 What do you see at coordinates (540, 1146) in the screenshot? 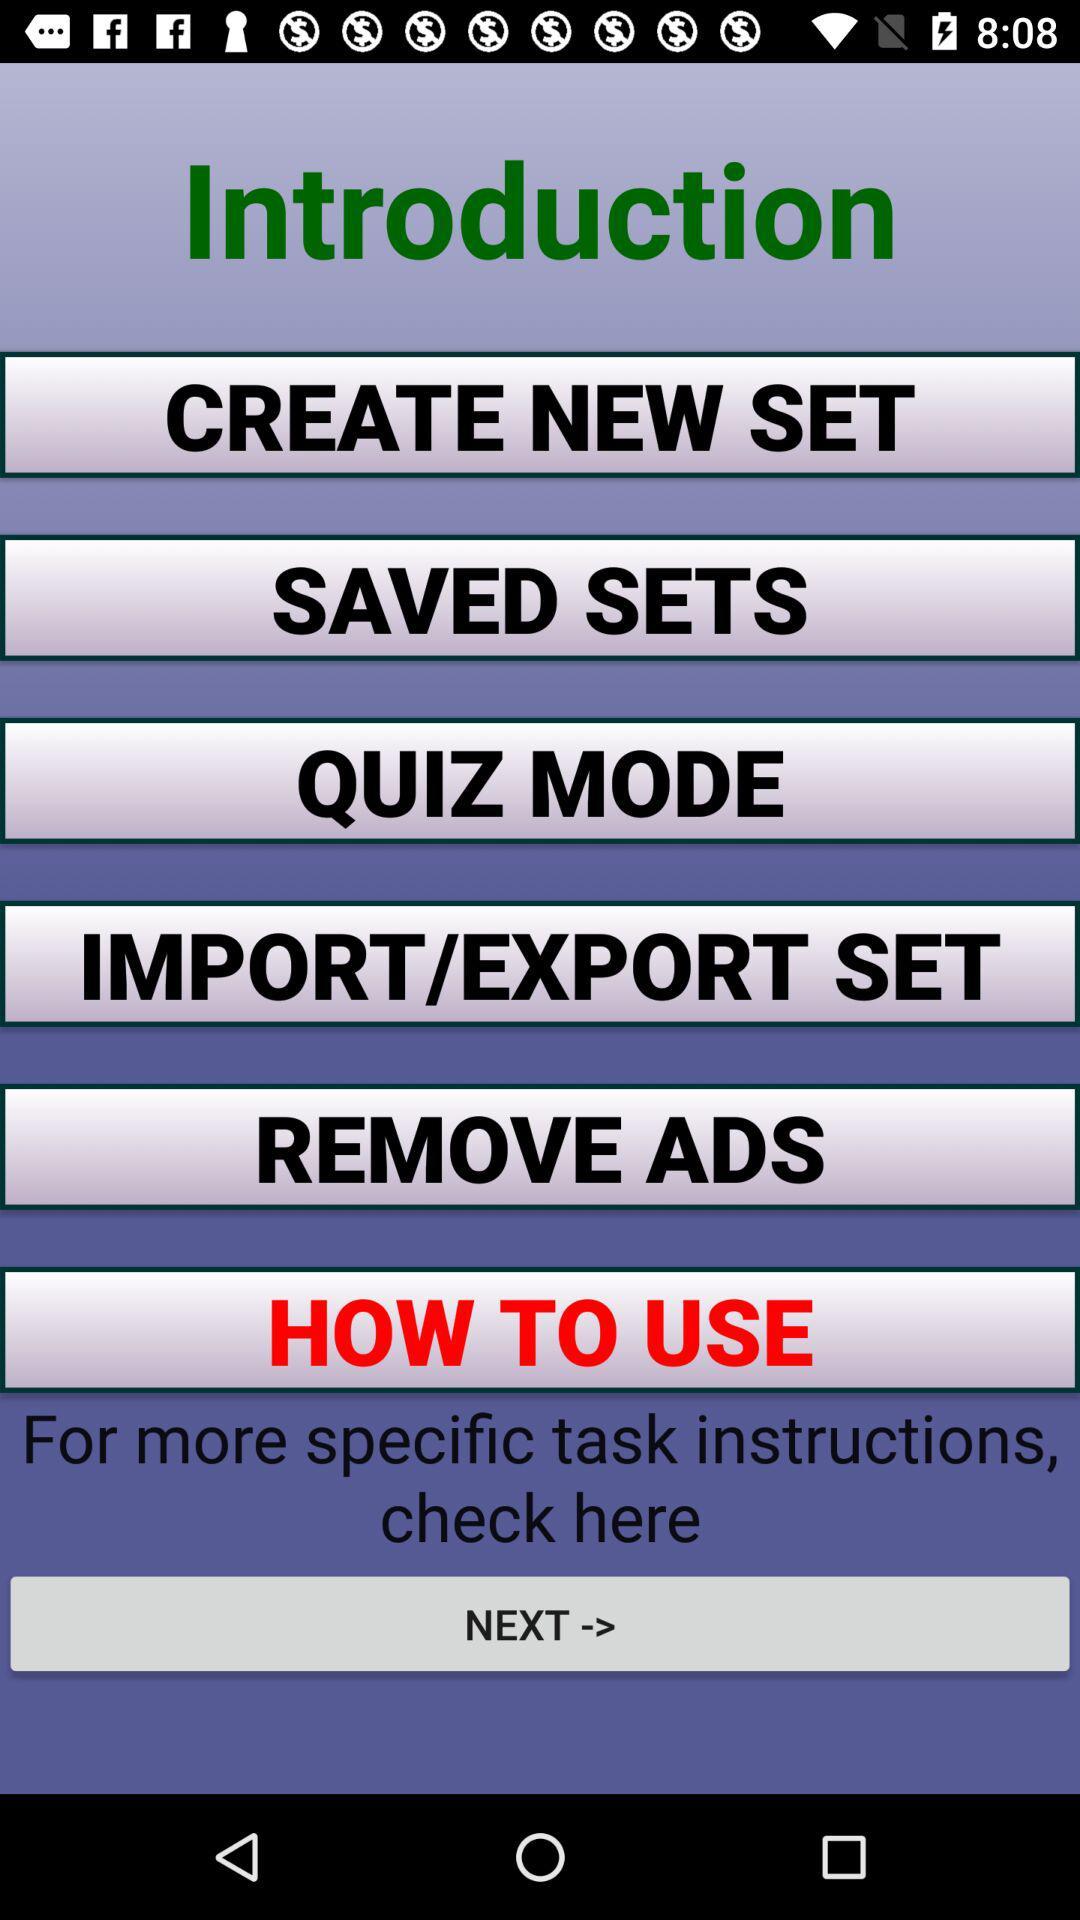
I see `the remove ads button` at bounding box center [540, 1146].